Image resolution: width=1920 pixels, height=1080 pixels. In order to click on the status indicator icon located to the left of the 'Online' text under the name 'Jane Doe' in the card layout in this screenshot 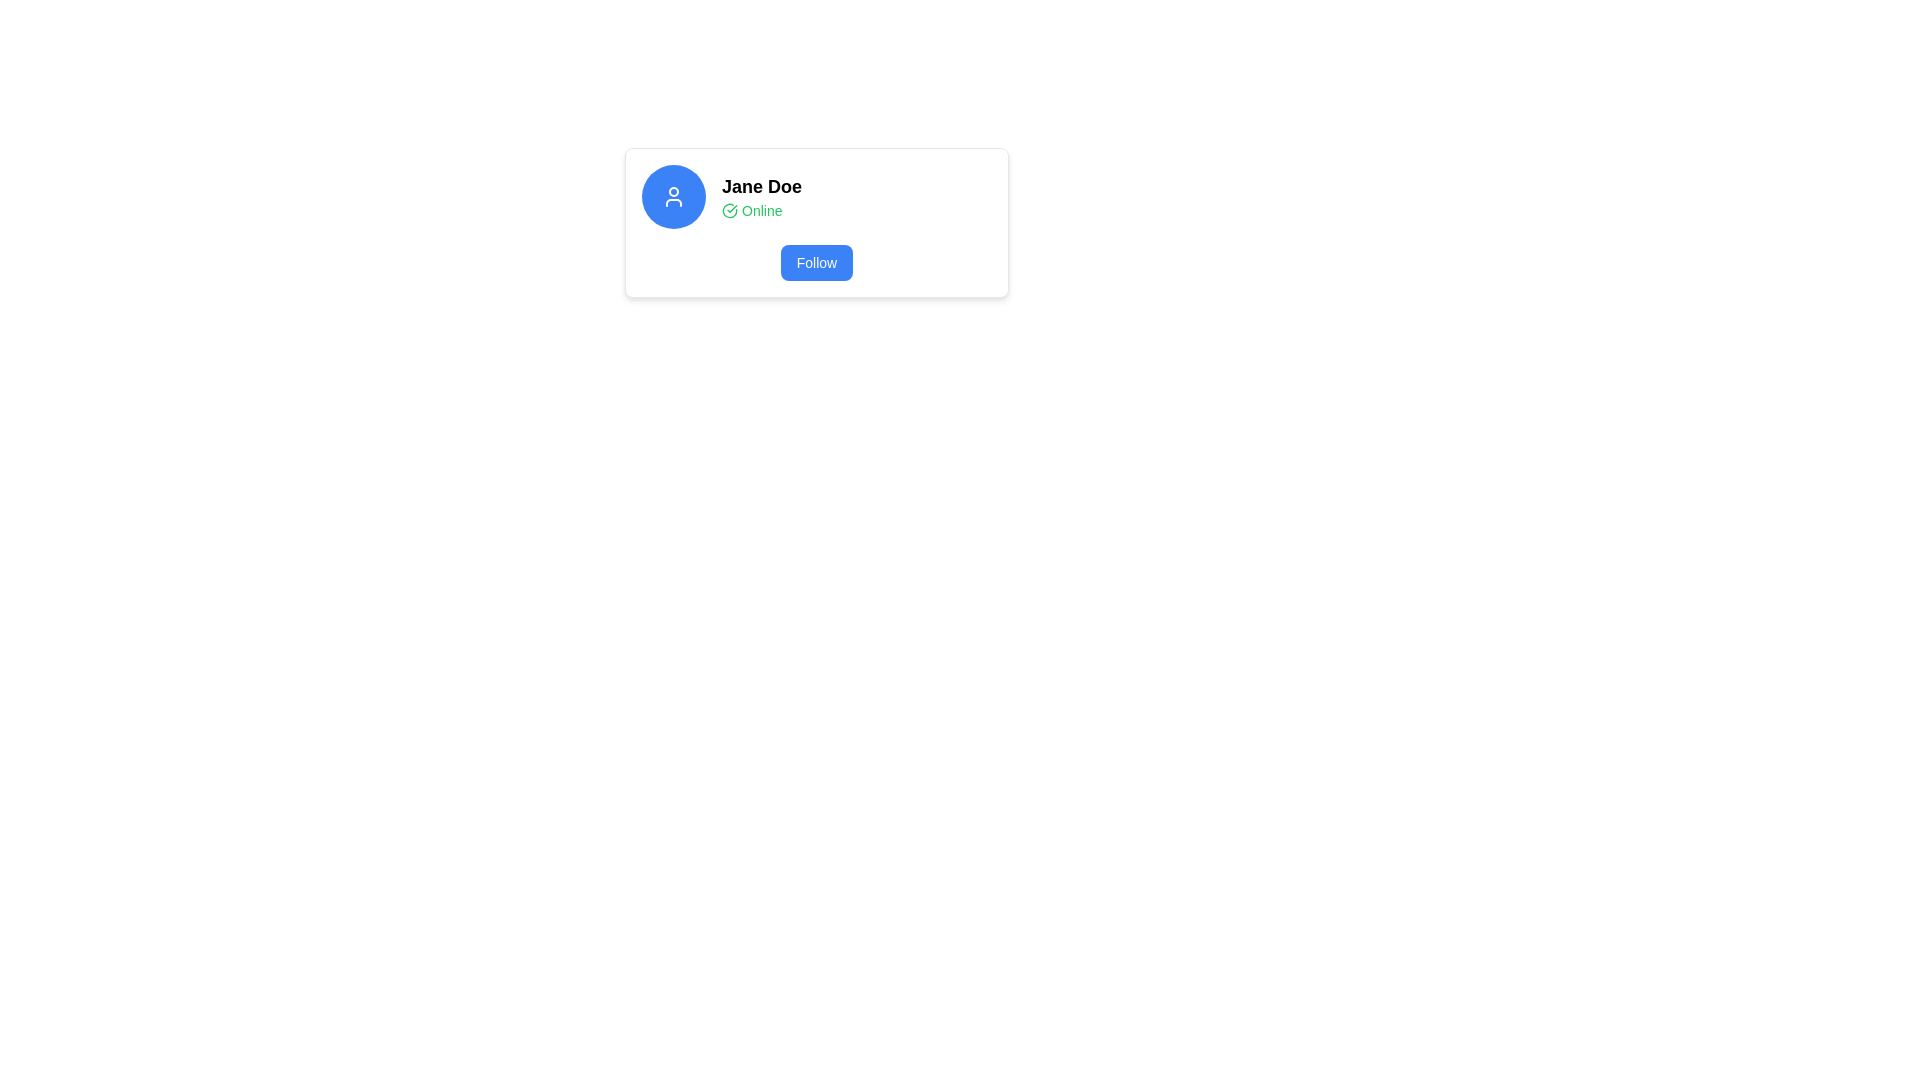, I will do `click(728, 211)`.